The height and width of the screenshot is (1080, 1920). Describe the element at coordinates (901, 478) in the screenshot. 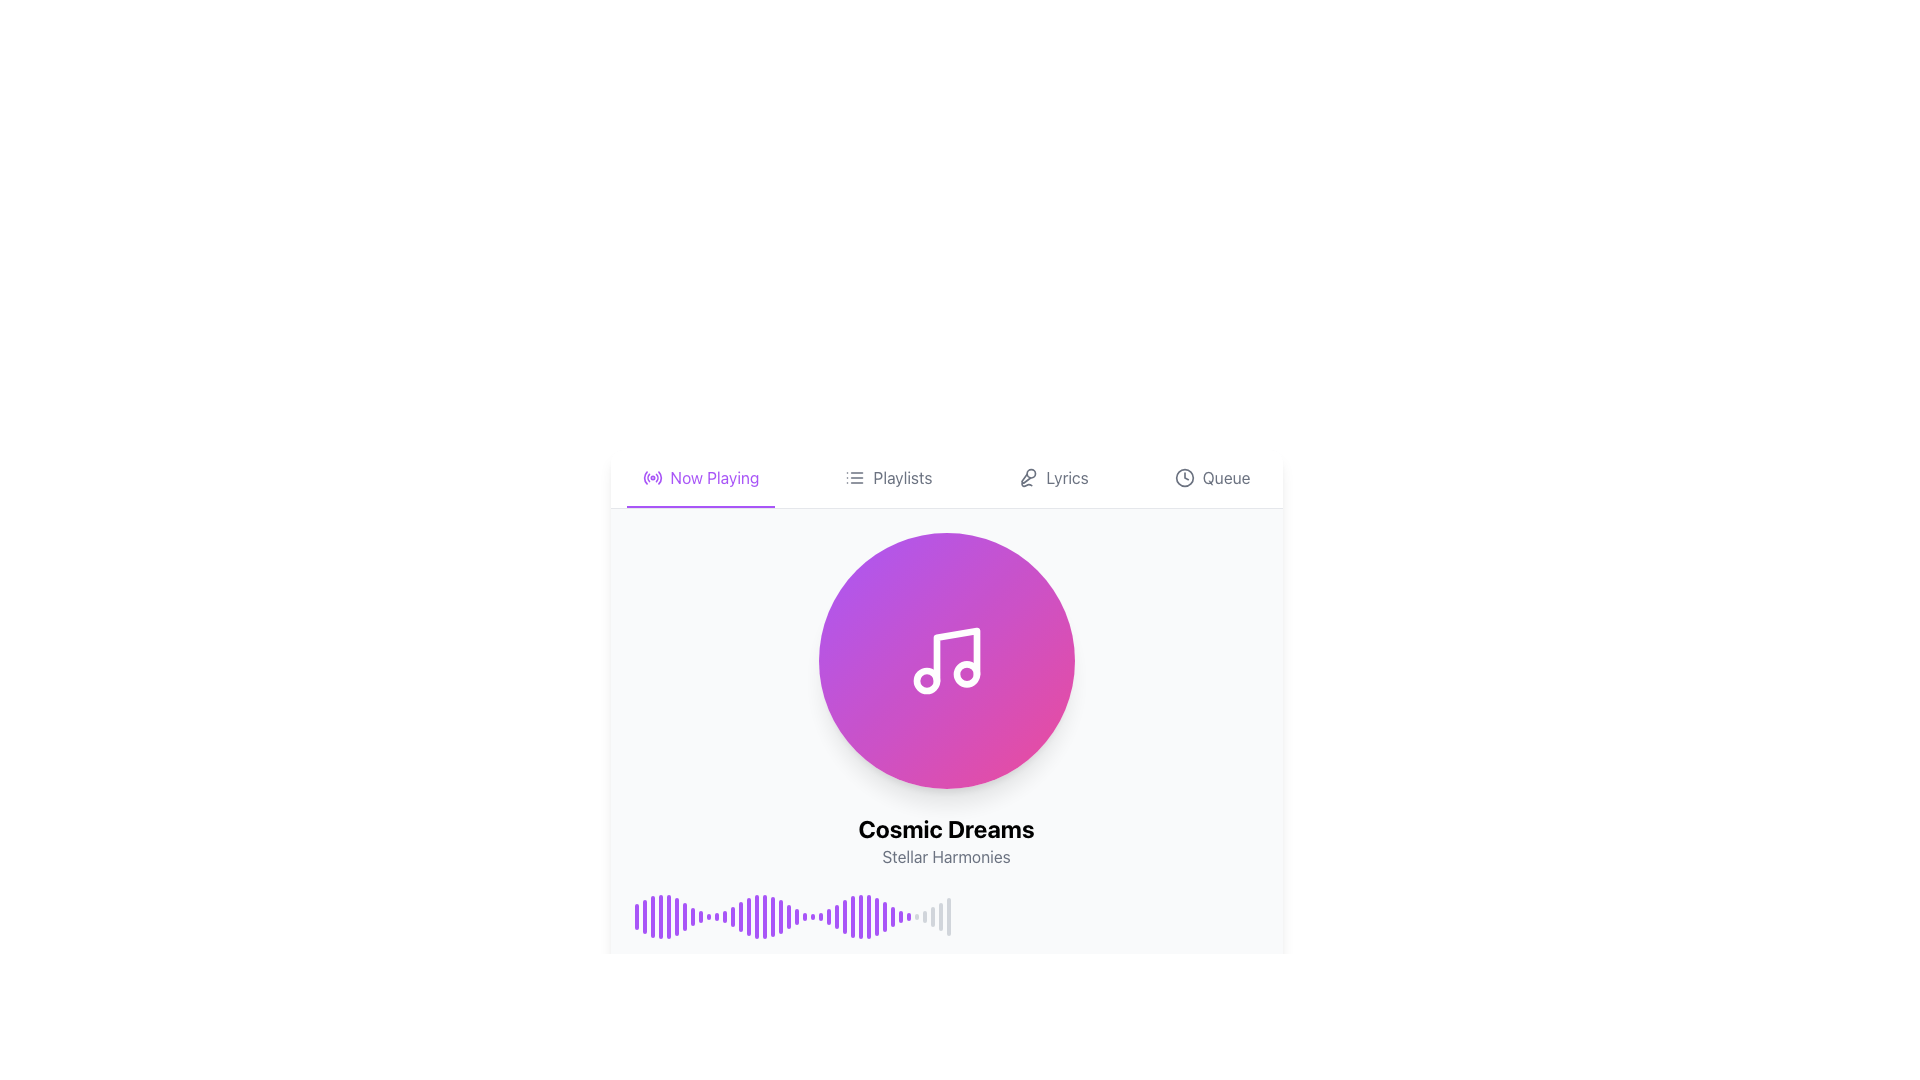

I see `the 'Playlists' static text label located next to the list icon in the navigation bar` at that location.